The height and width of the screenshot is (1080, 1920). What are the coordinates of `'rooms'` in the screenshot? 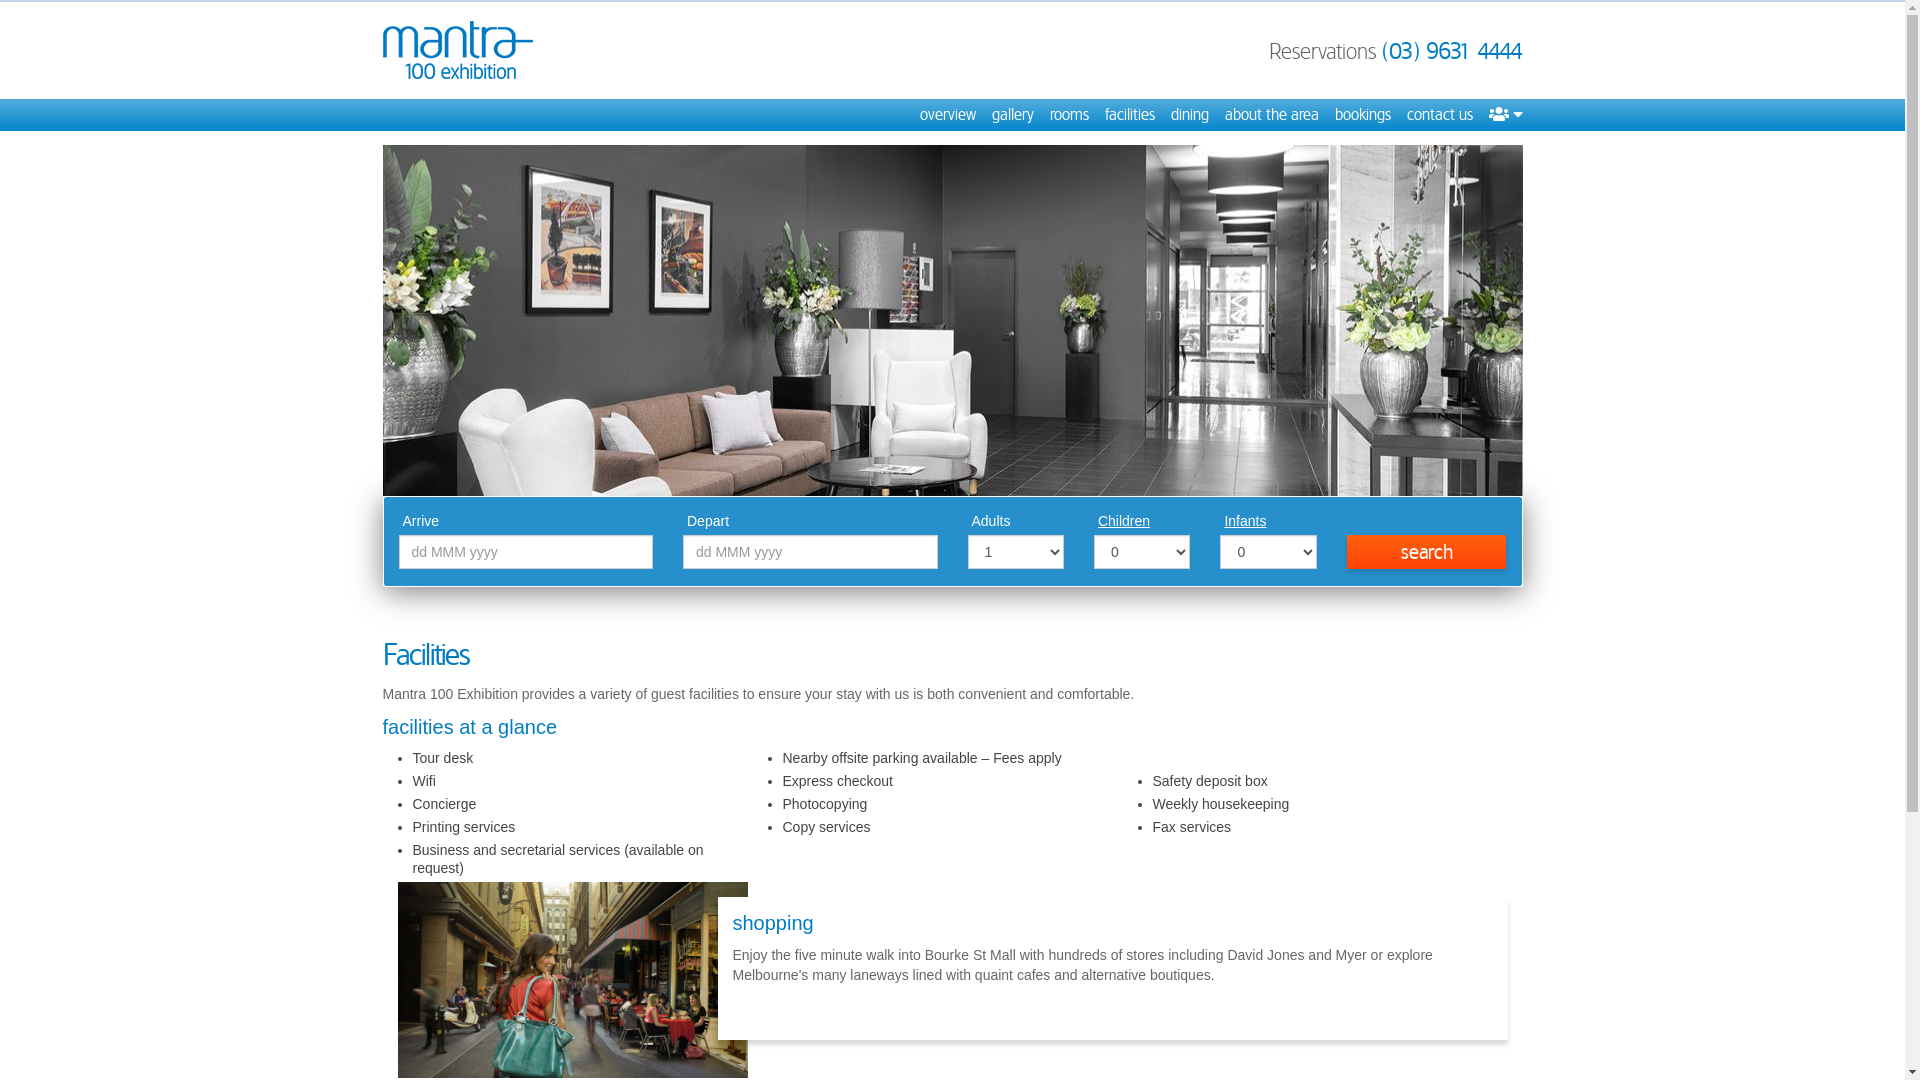 It's located at (1068, 115).